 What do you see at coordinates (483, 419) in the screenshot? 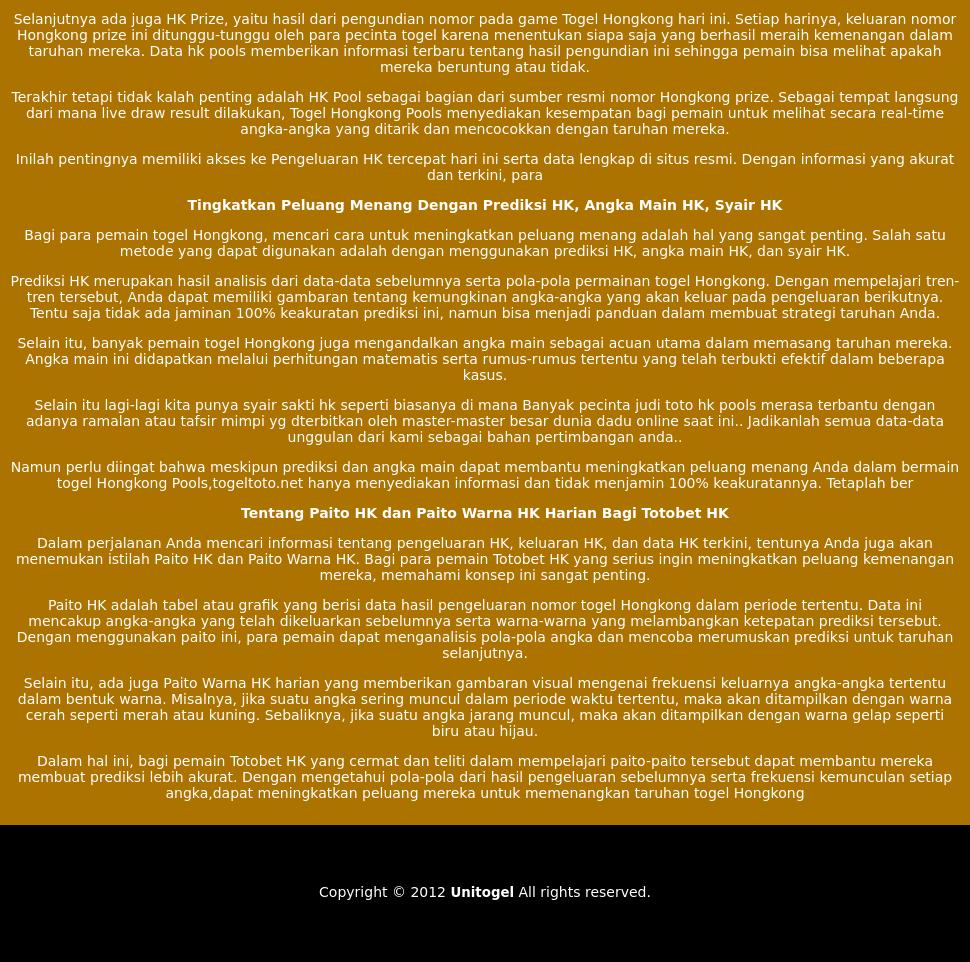
I see `'Selain itu lagi-lagi kita punya syair sakti hk seperti biasanya di mana Banyak pecinta judi toto hk pools merasa terbantu dengan adanya ramalan atau tafsir mimpi yg dterbitkan oleh master-master besar dunia dadu online saat ini.. Jadikanlah semua data-data unggulan dari kami sebagai bahan pertimbangan anda..'` at bounding box center [483, 419].